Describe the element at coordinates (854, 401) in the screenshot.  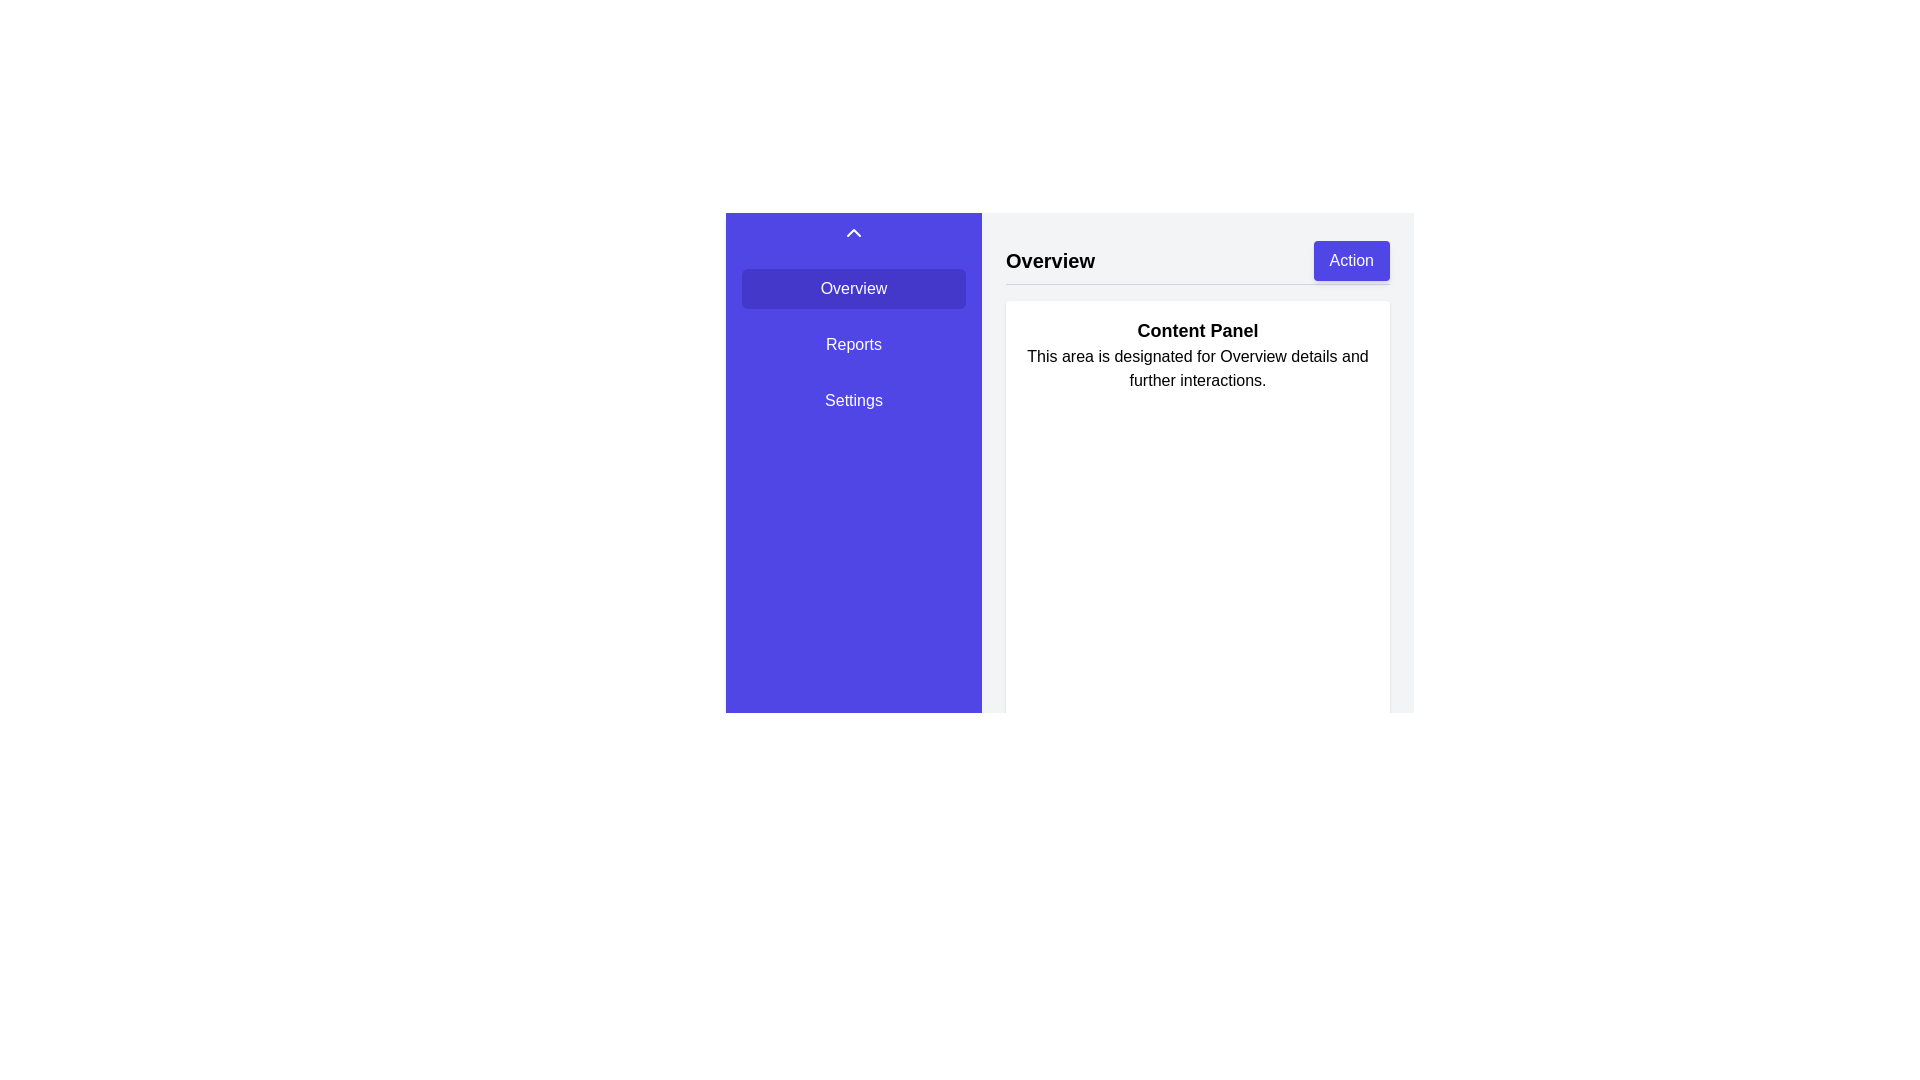
I see `the 'Settings' button, which is the third button in a vertical sequence within the menu on the left side of the interface, to observe any hover effects` at that location.